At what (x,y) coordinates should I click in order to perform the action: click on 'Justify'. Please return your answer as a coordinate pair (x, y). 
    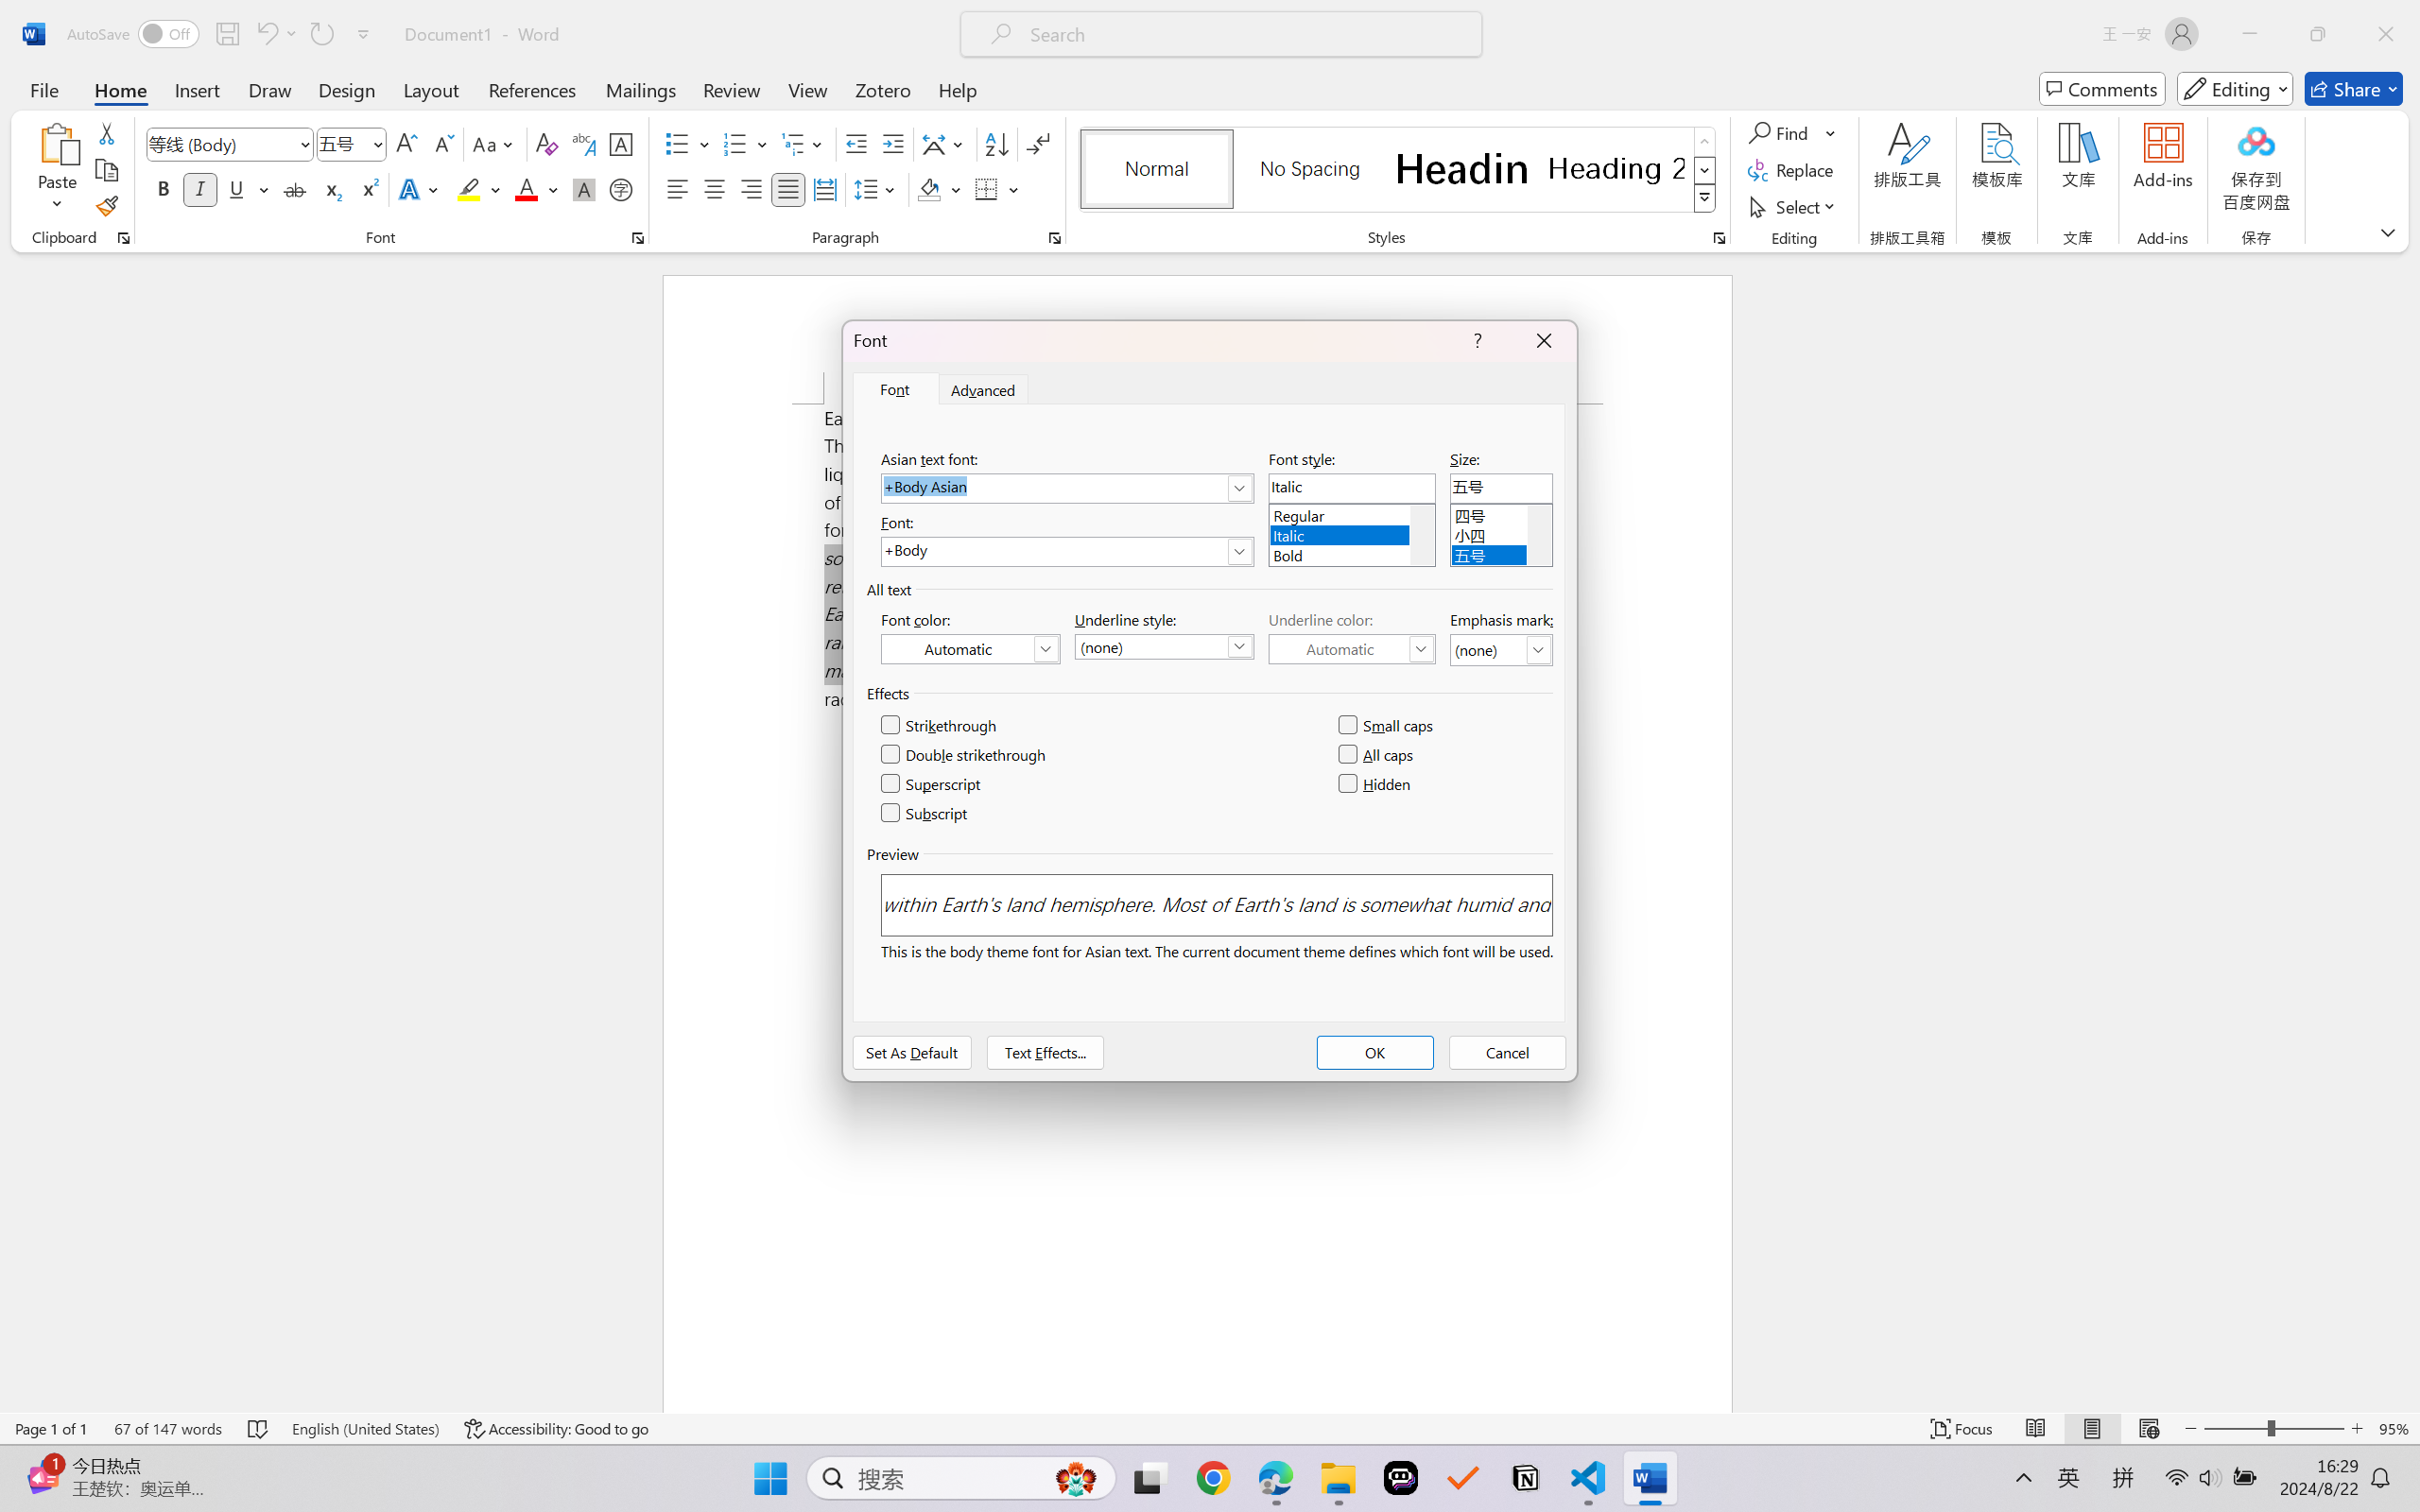
    Looking at the image, I should click on (787, 188).